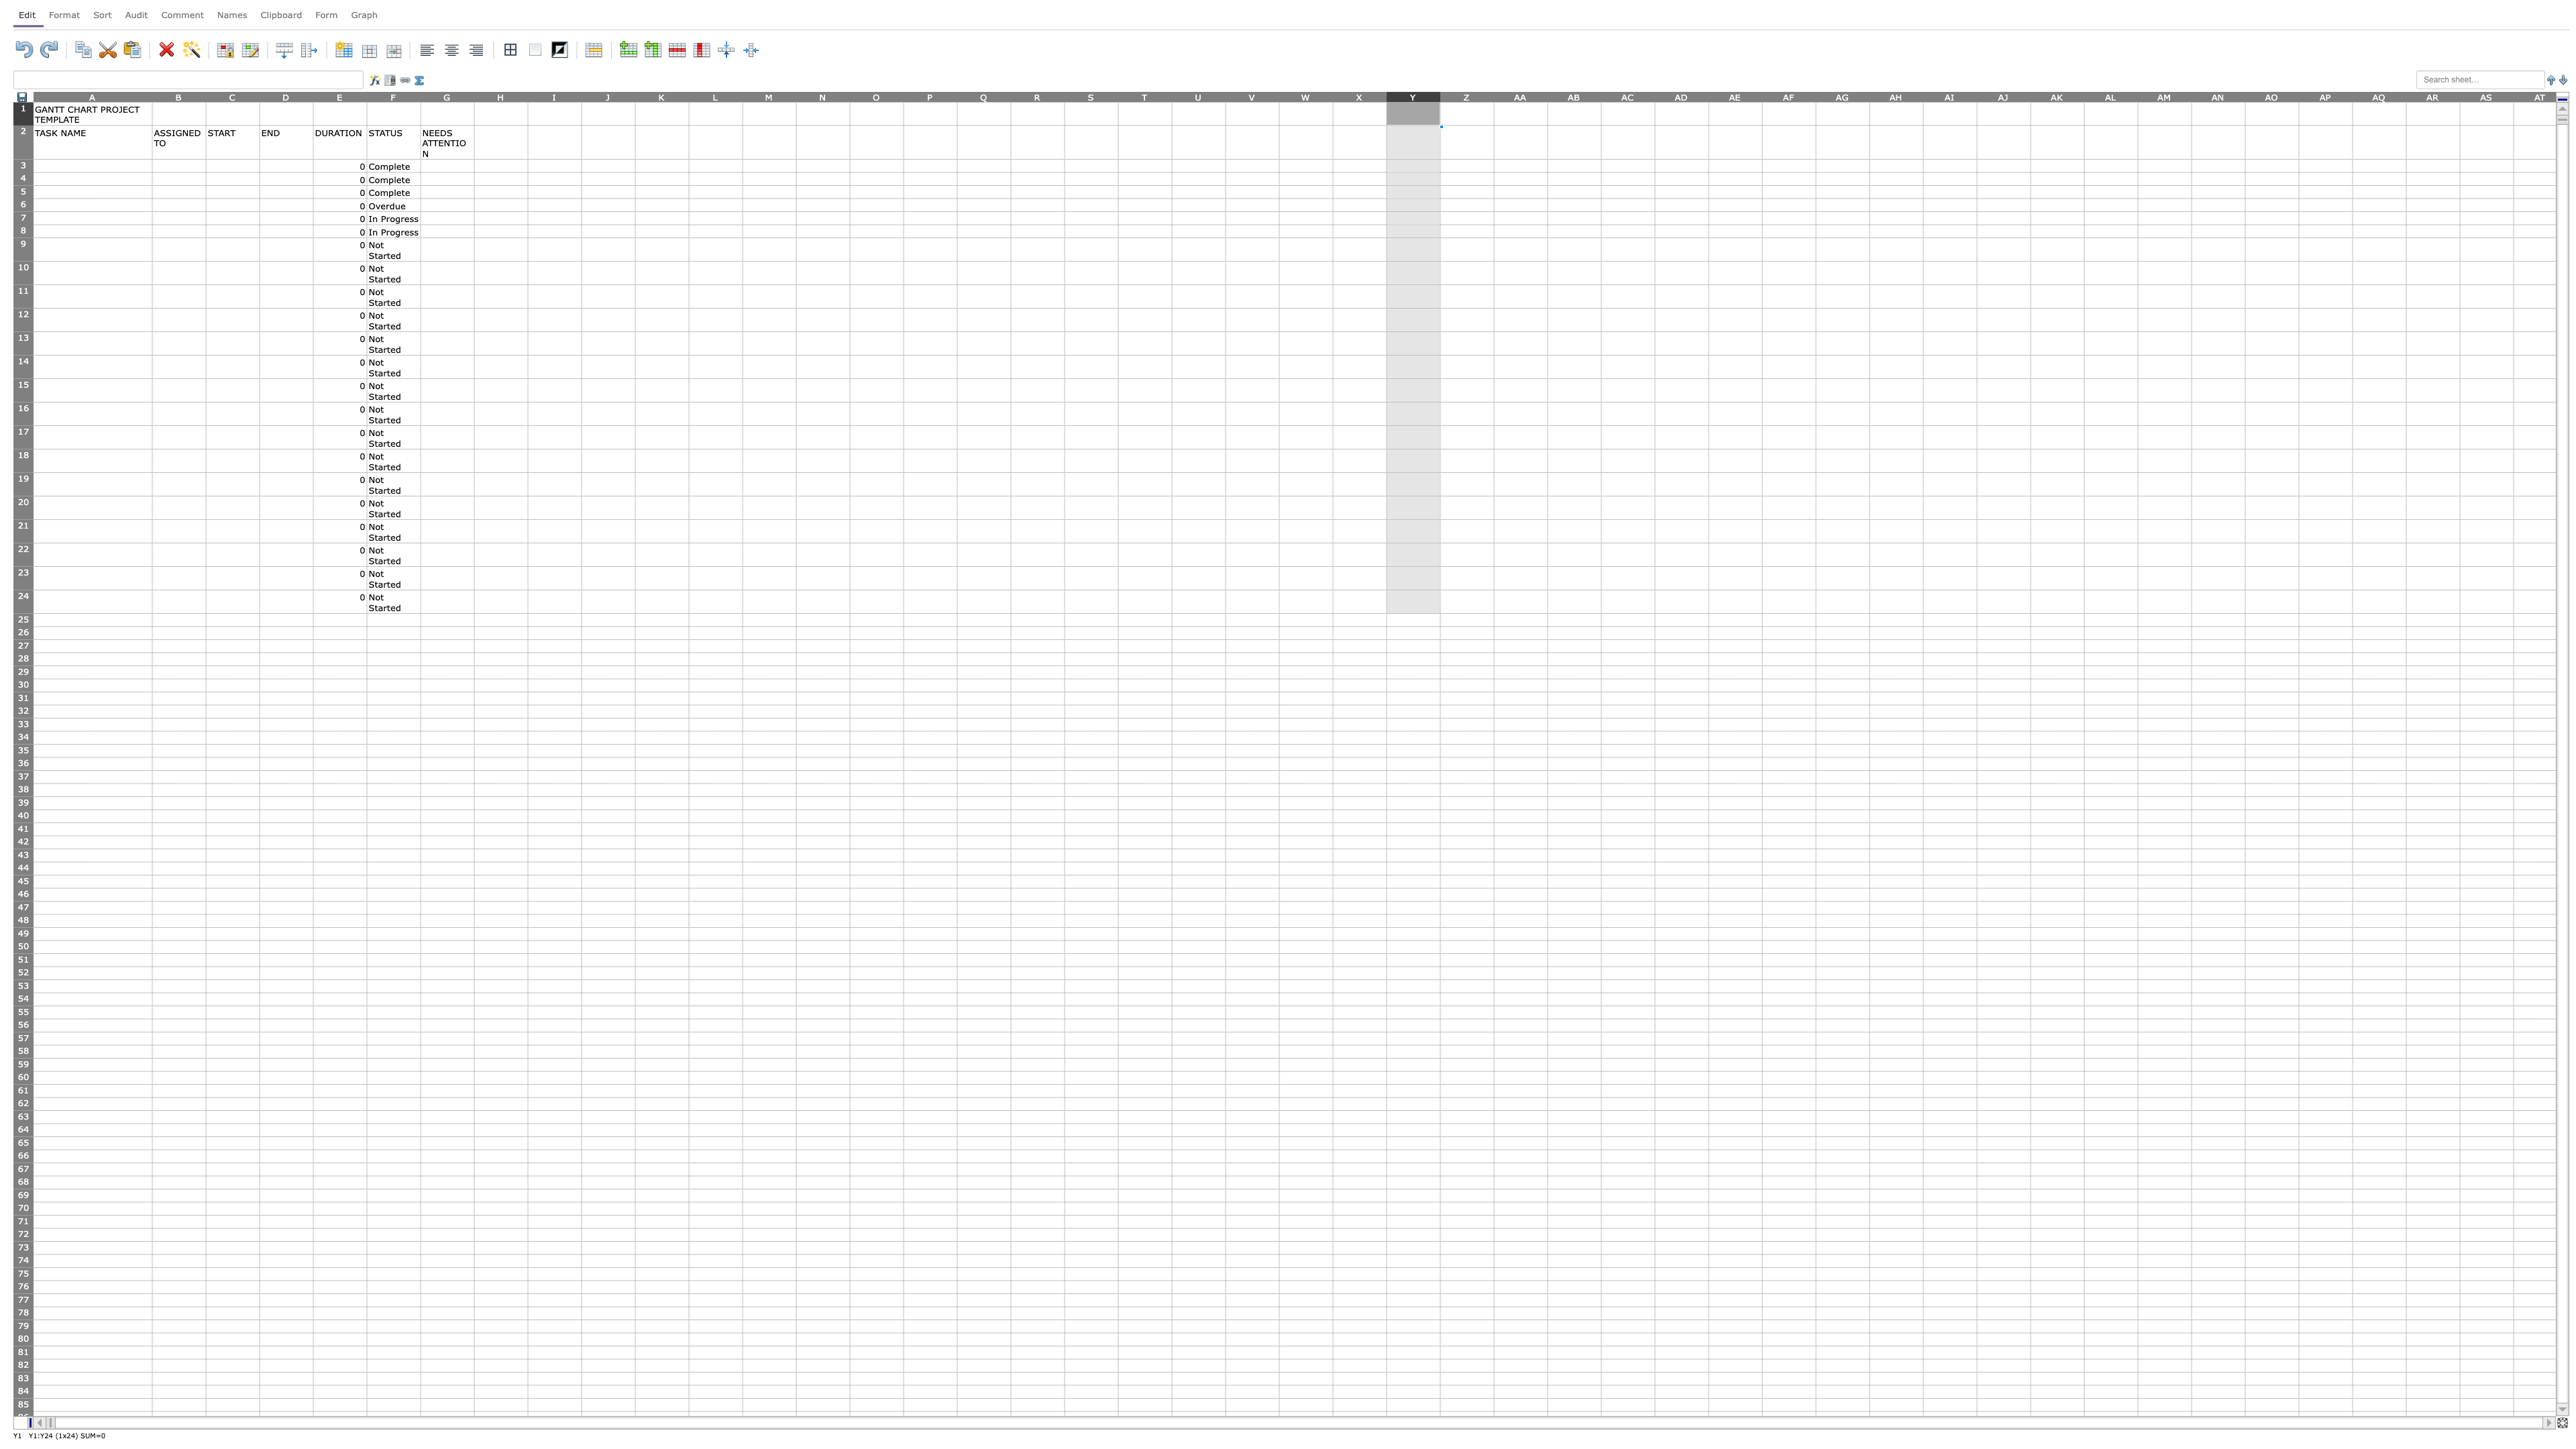 The height and width of the screenshot is (1449, 2576). What do you see at coordinates (1600, 95) in the screenshot?
I see `column AB's width resize handle` at bounding box center [1600, 95].